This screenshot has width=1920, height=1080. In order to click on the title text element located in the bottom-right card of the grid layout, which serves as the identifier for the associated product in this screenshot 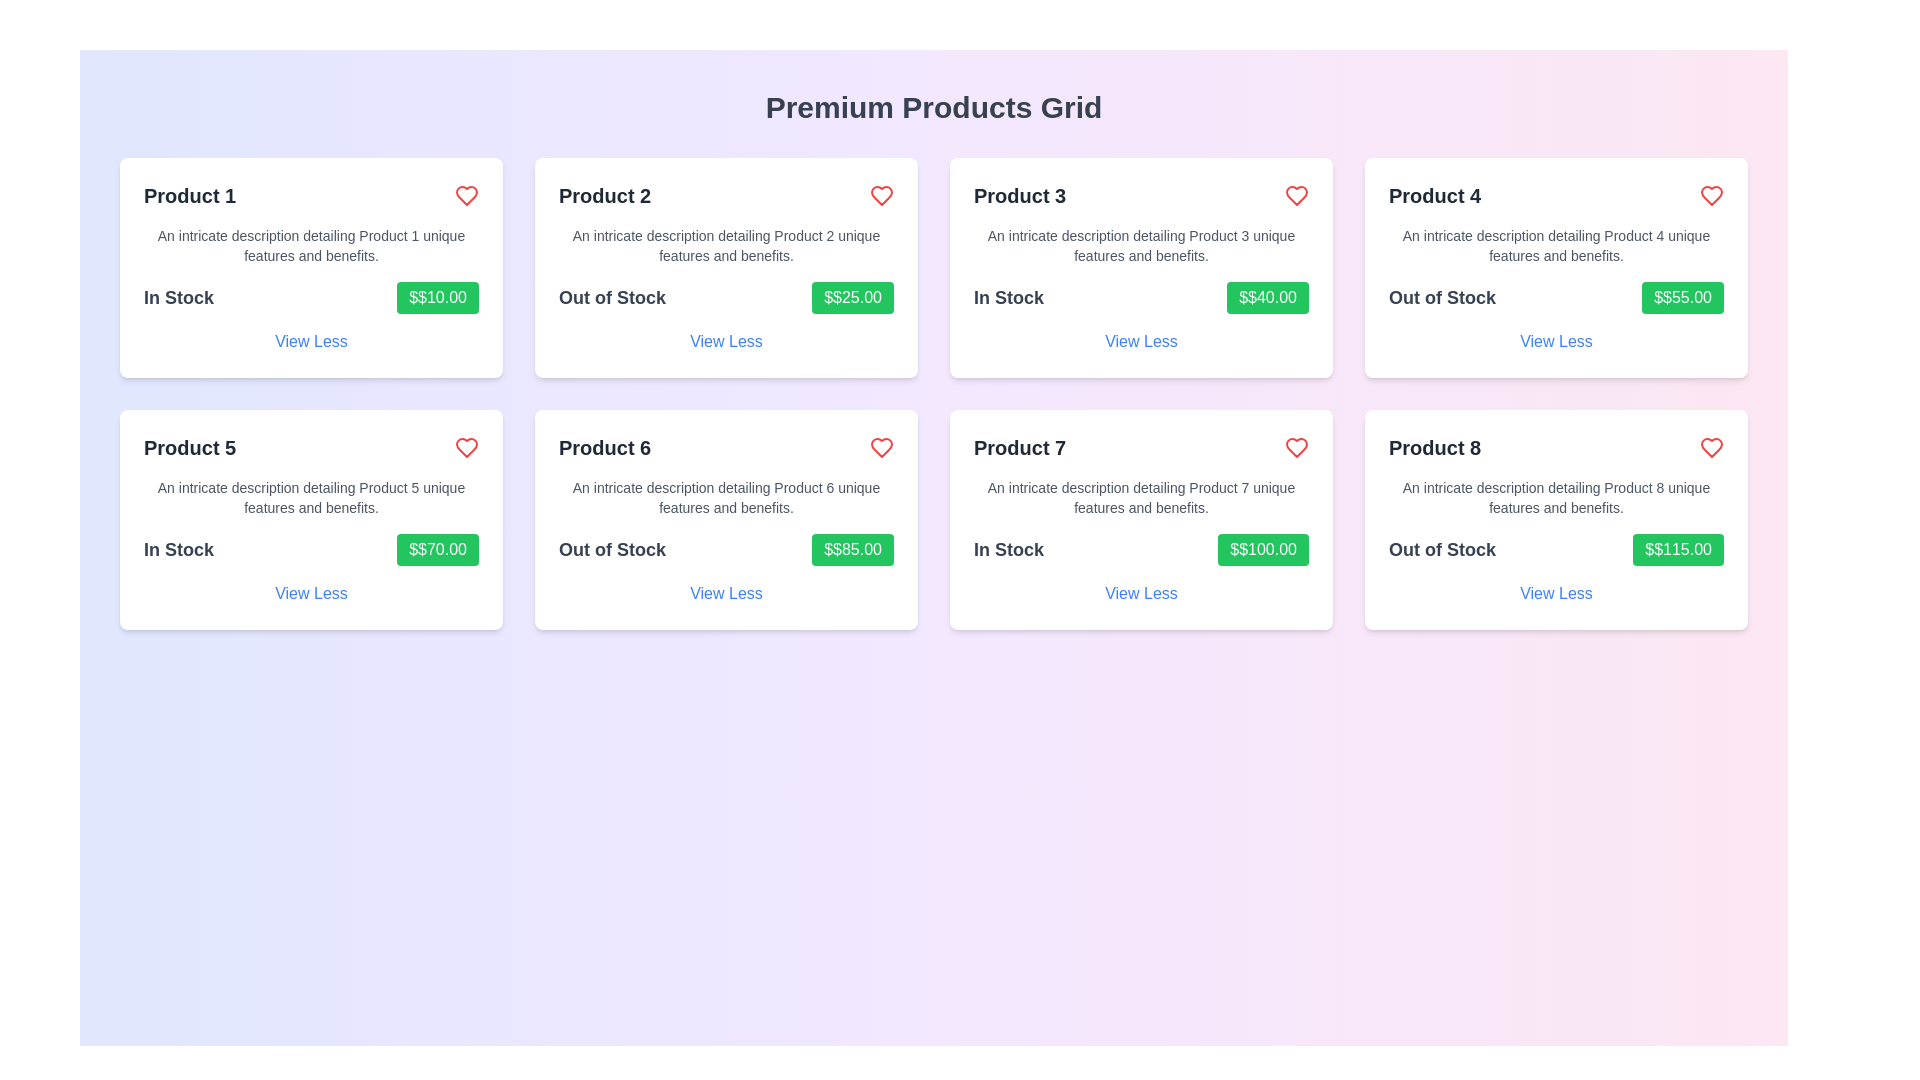, I will do `click(1434, 446)`.